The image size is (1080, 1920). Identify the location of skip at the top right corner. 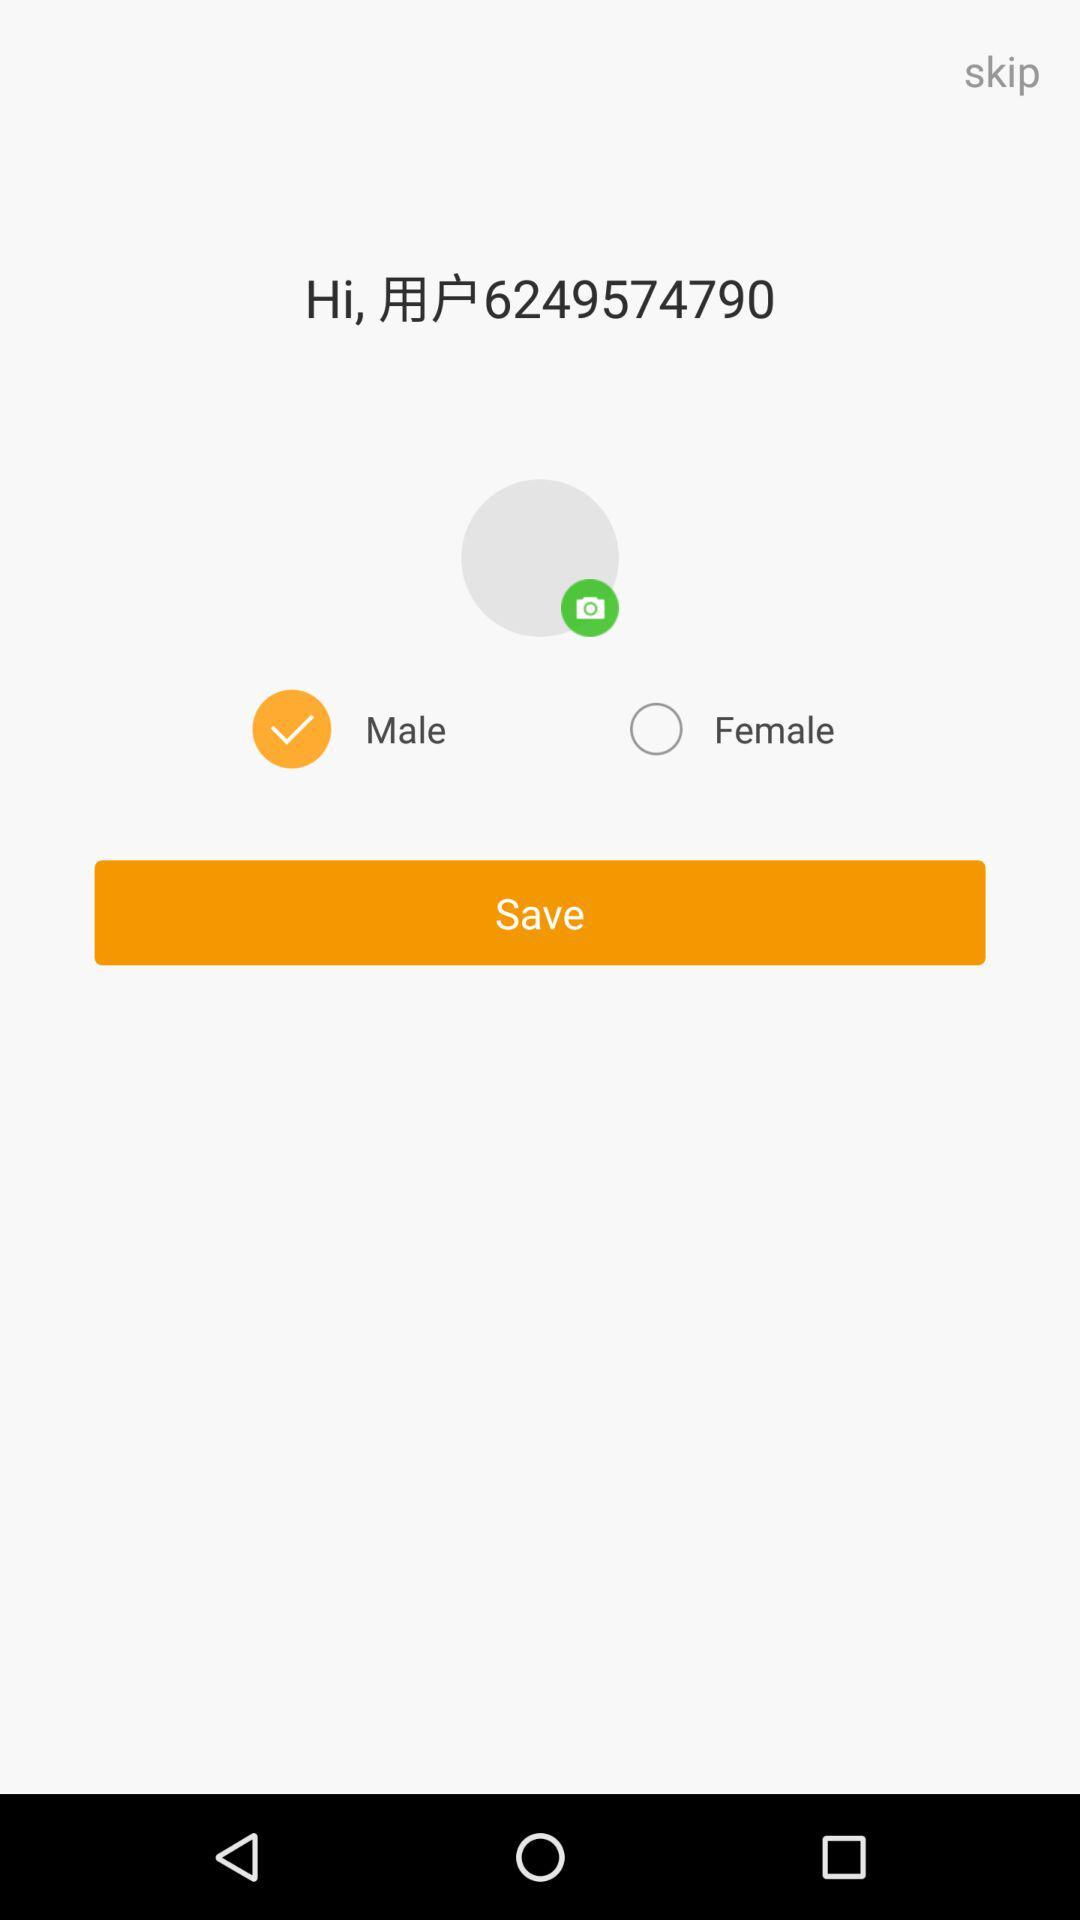
(1002, 70).